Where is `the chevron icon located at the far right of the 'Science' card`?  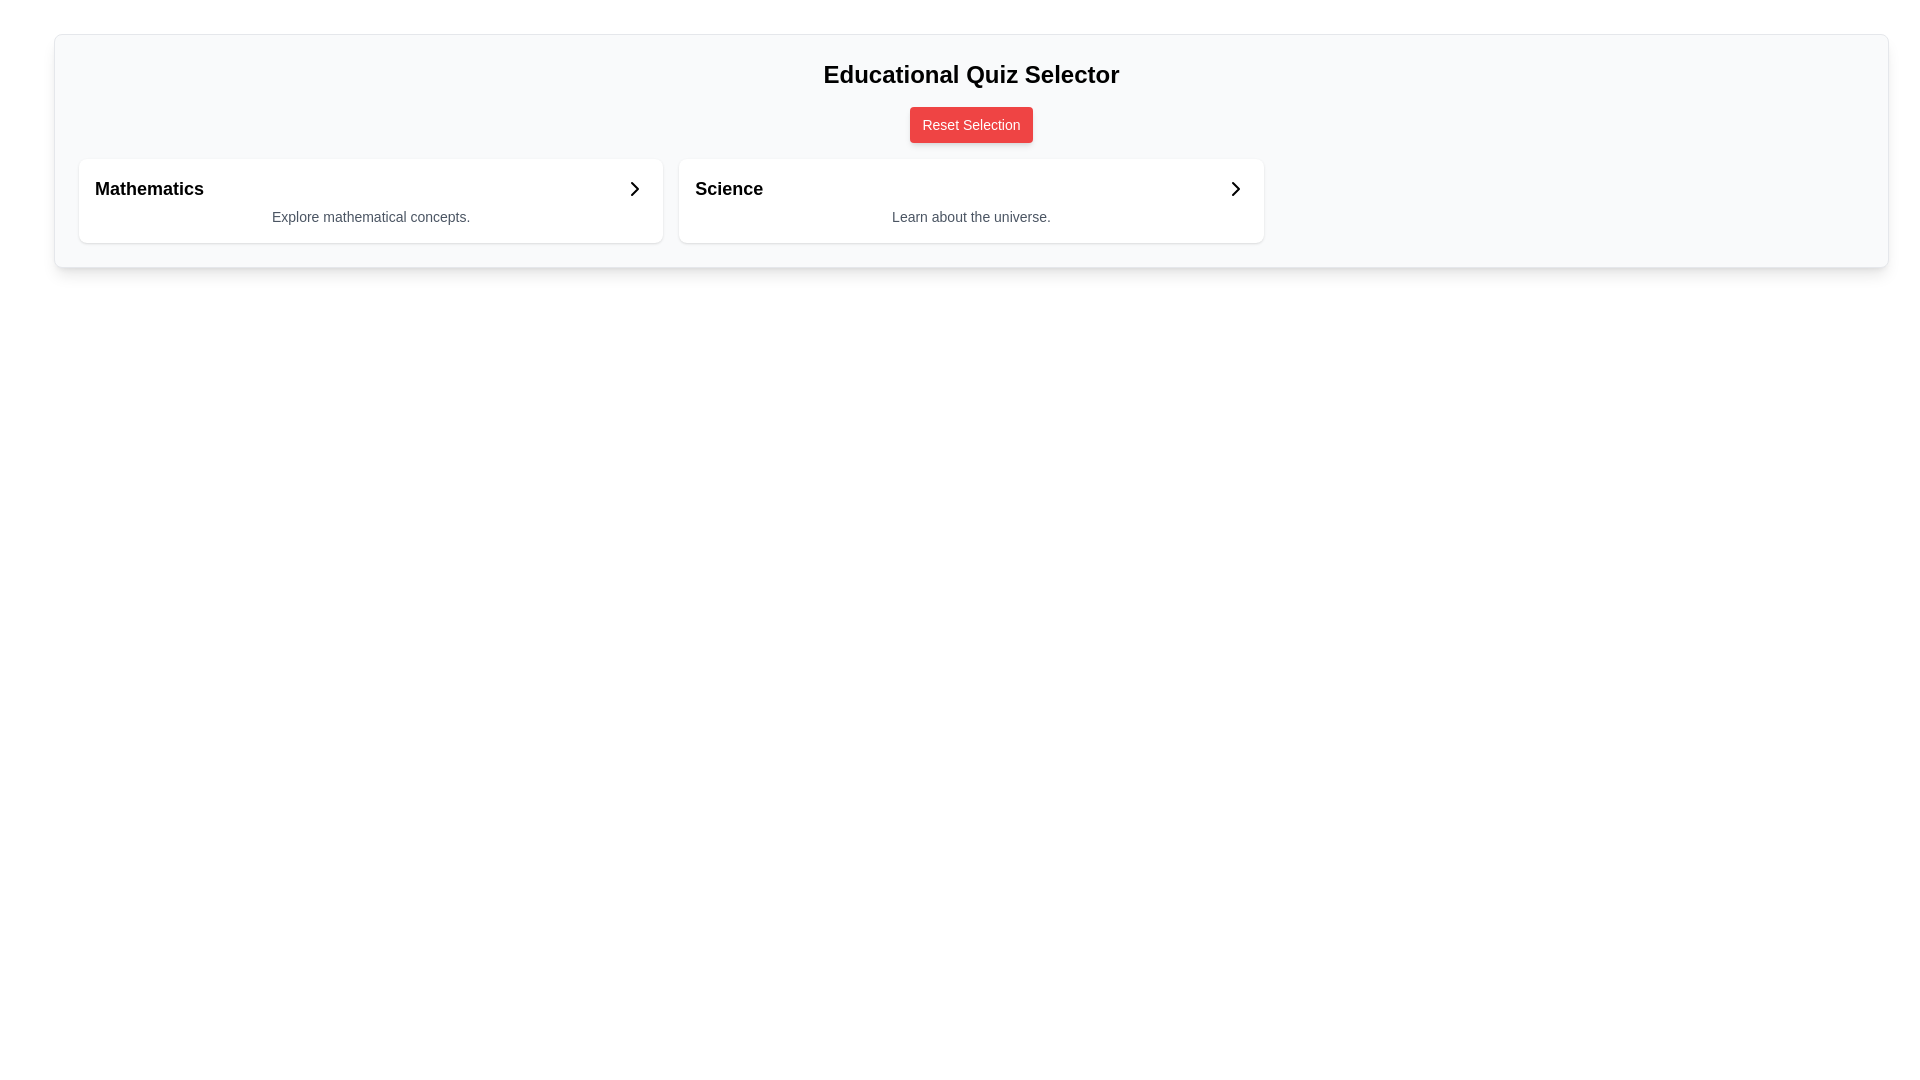
the chevron icon located at the far right of the 'Science' card is located at coordinates (1234, 189).